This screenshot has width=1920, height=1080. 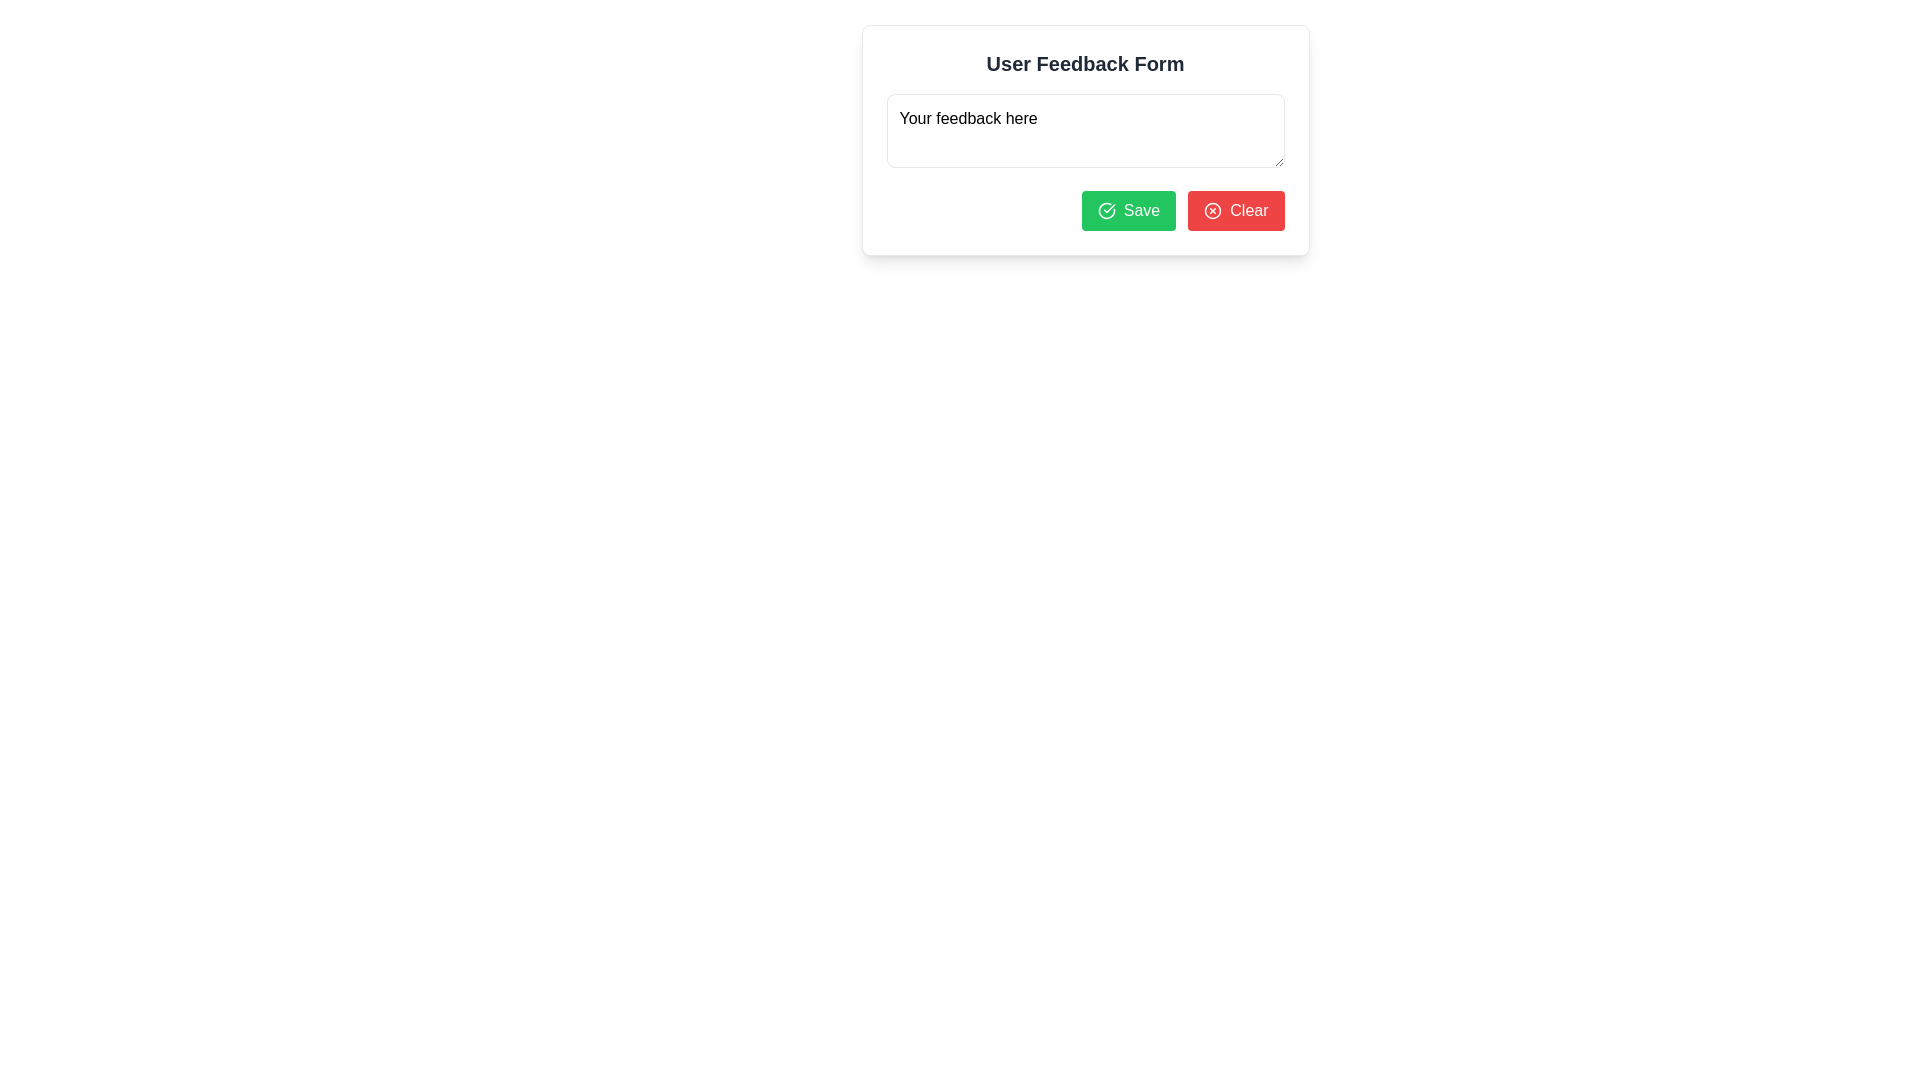 What do you see at coordinates (1128, 211) in the screenshot?
I see `the save feedback button located to the left of the red 'Clear' button in the bottom-right of the user feedback form` at bounding box center [1128, 211].